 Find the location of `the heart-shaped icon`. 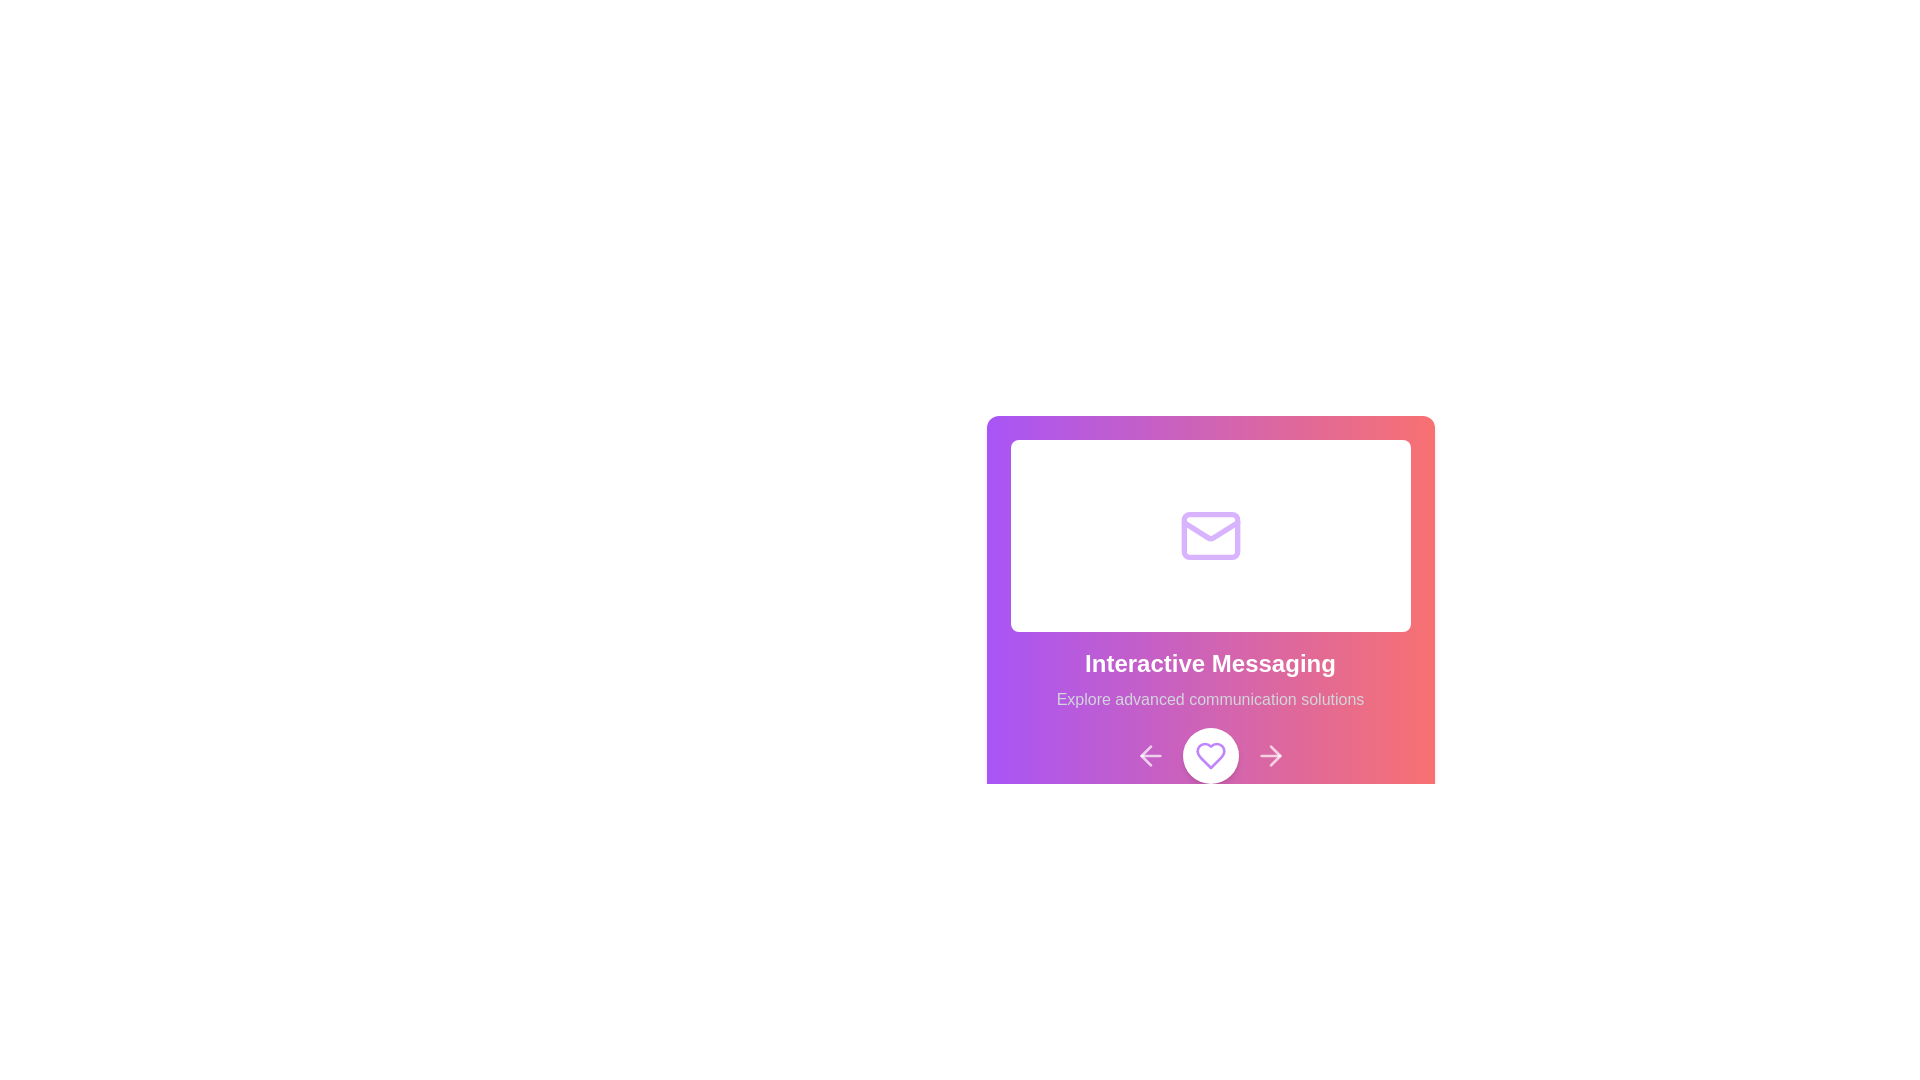

the heart-shaped icon is located at coordinates (1209, 756).